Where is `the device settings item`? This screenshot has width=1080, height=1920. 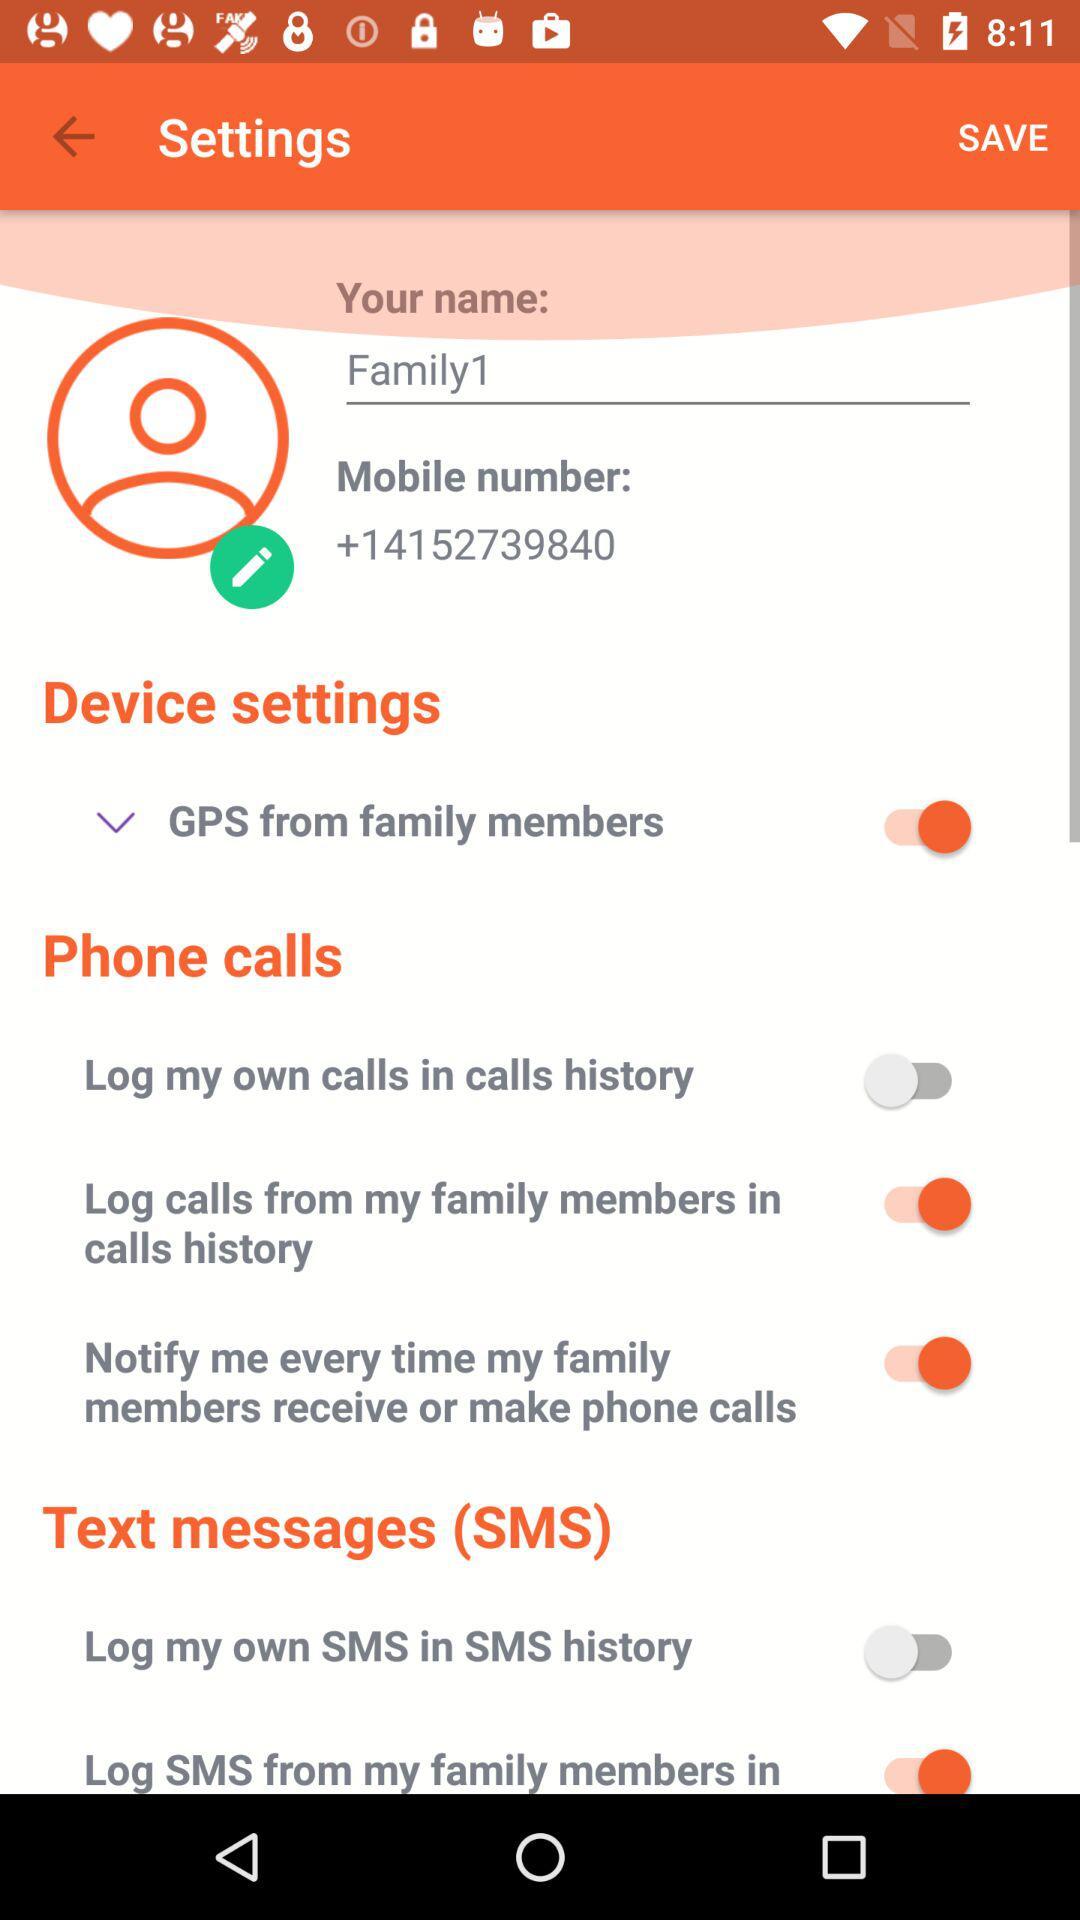 the device settings item is located at coordinates (240, 700).